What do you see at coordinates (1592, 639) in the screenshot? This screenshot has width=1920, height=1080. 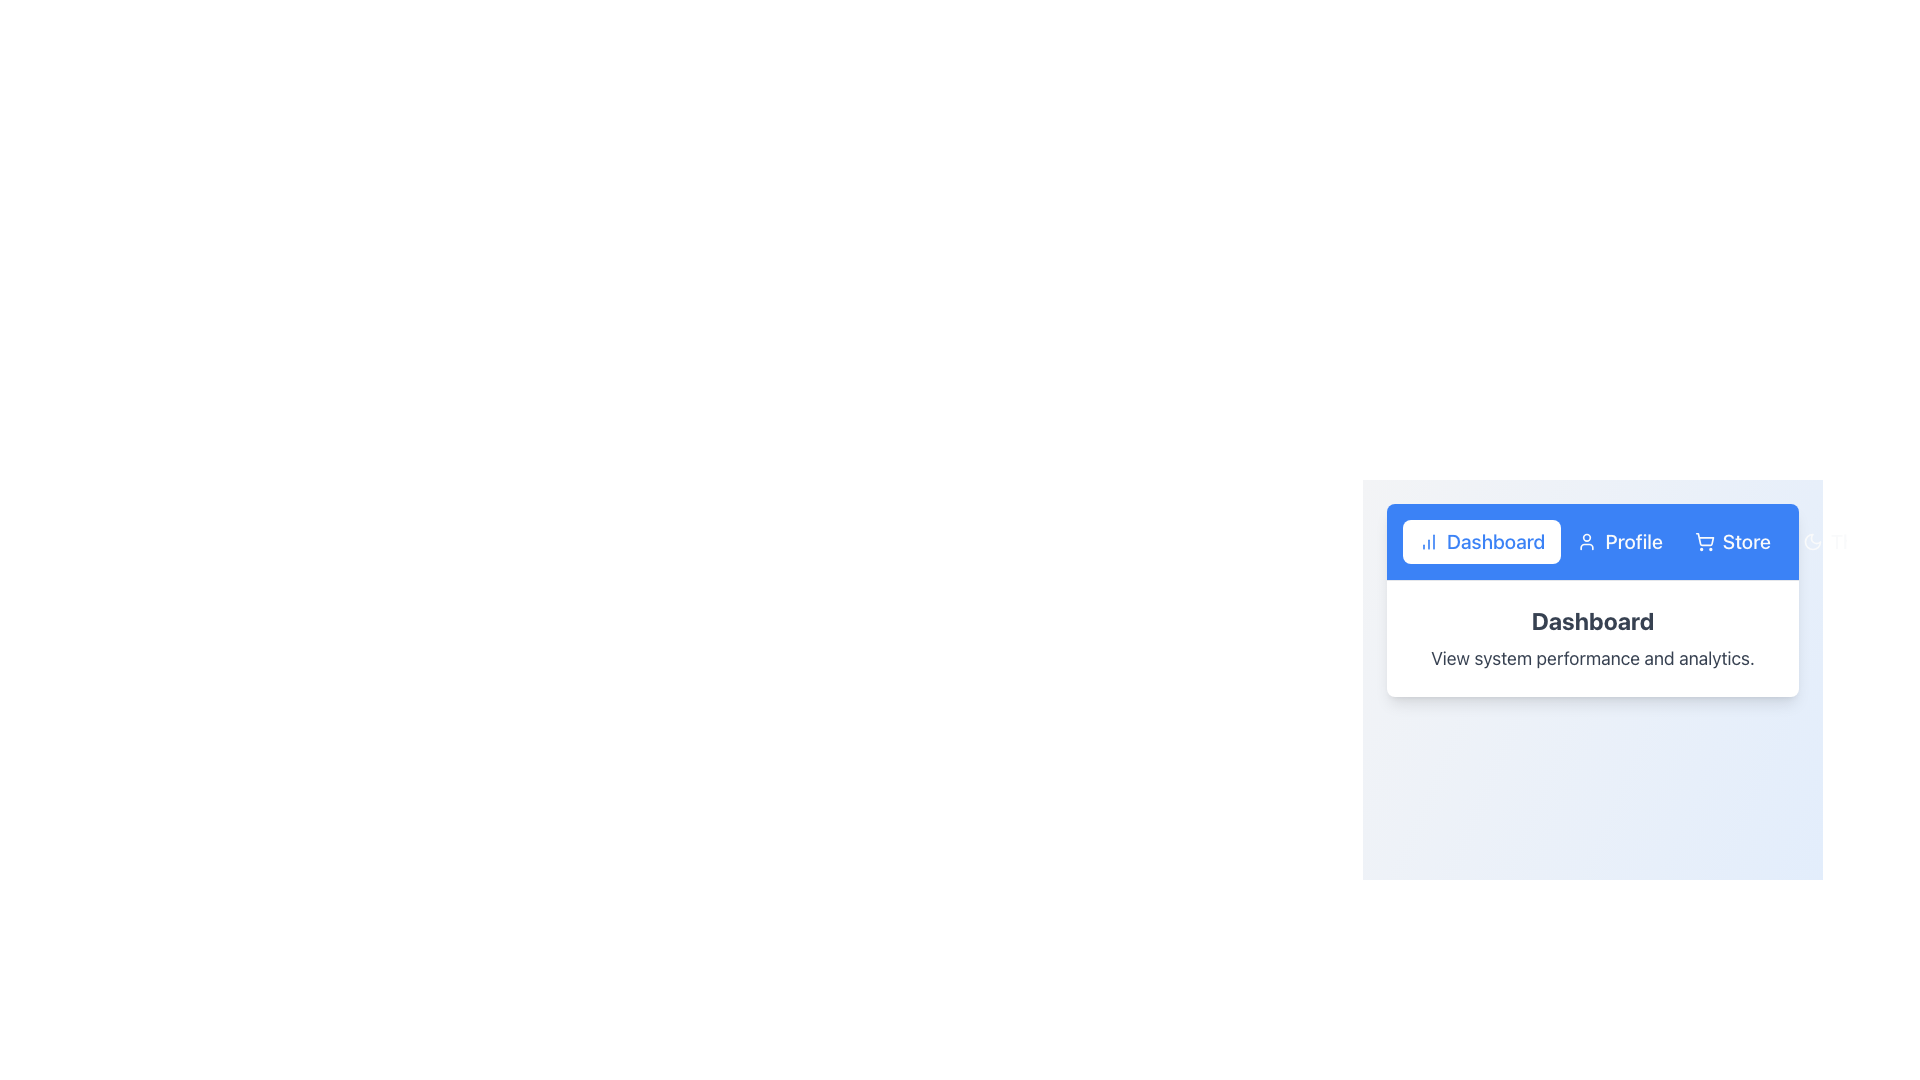 I see `the Text Block titled 'Dashboard', which contains a description stating 'View system performance and analytics.' This element is centered below the navigation tabs` at bounding box center [1592, 639].